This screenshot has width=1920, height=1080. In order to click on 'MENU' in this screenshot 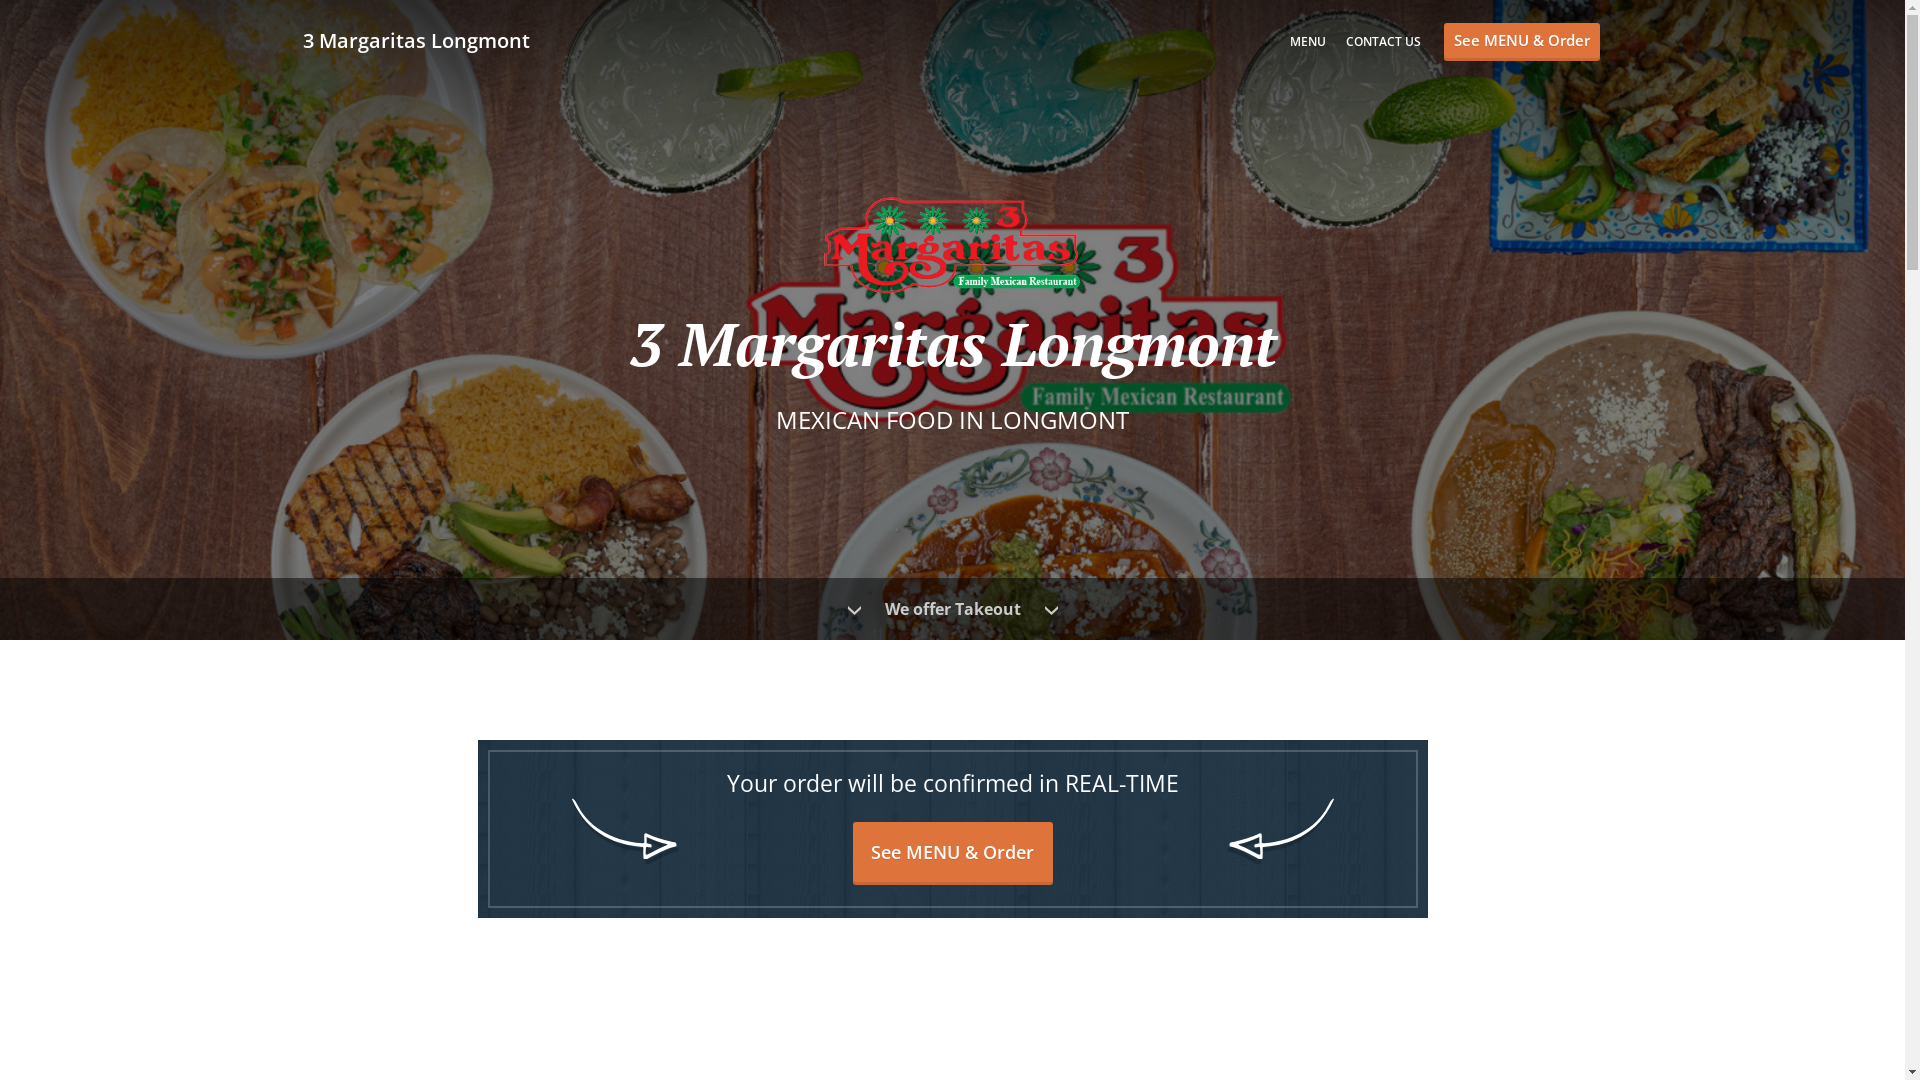, I will do `click(1308, 41)`.